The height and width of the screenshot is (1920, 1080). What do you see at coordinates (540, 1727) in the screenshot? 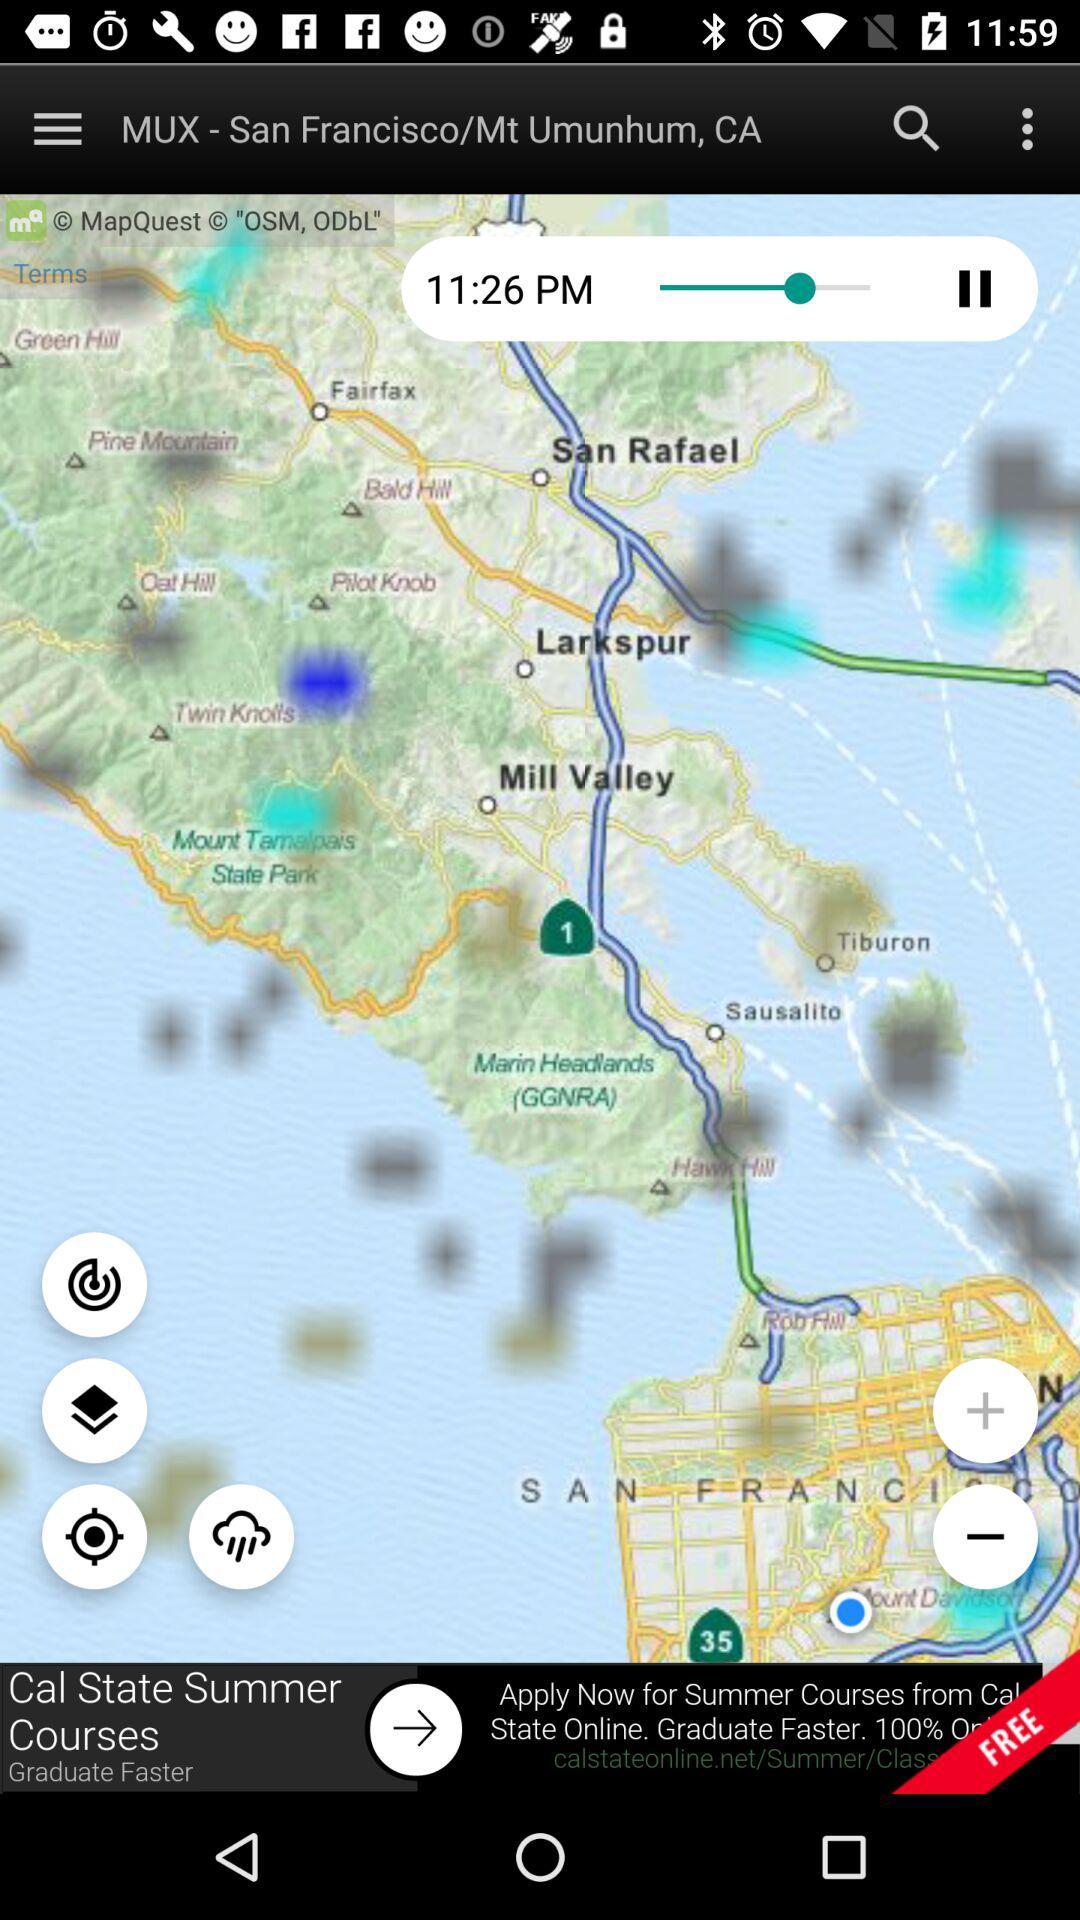
I see `open advertisement` at bounding box center [540, 1727].